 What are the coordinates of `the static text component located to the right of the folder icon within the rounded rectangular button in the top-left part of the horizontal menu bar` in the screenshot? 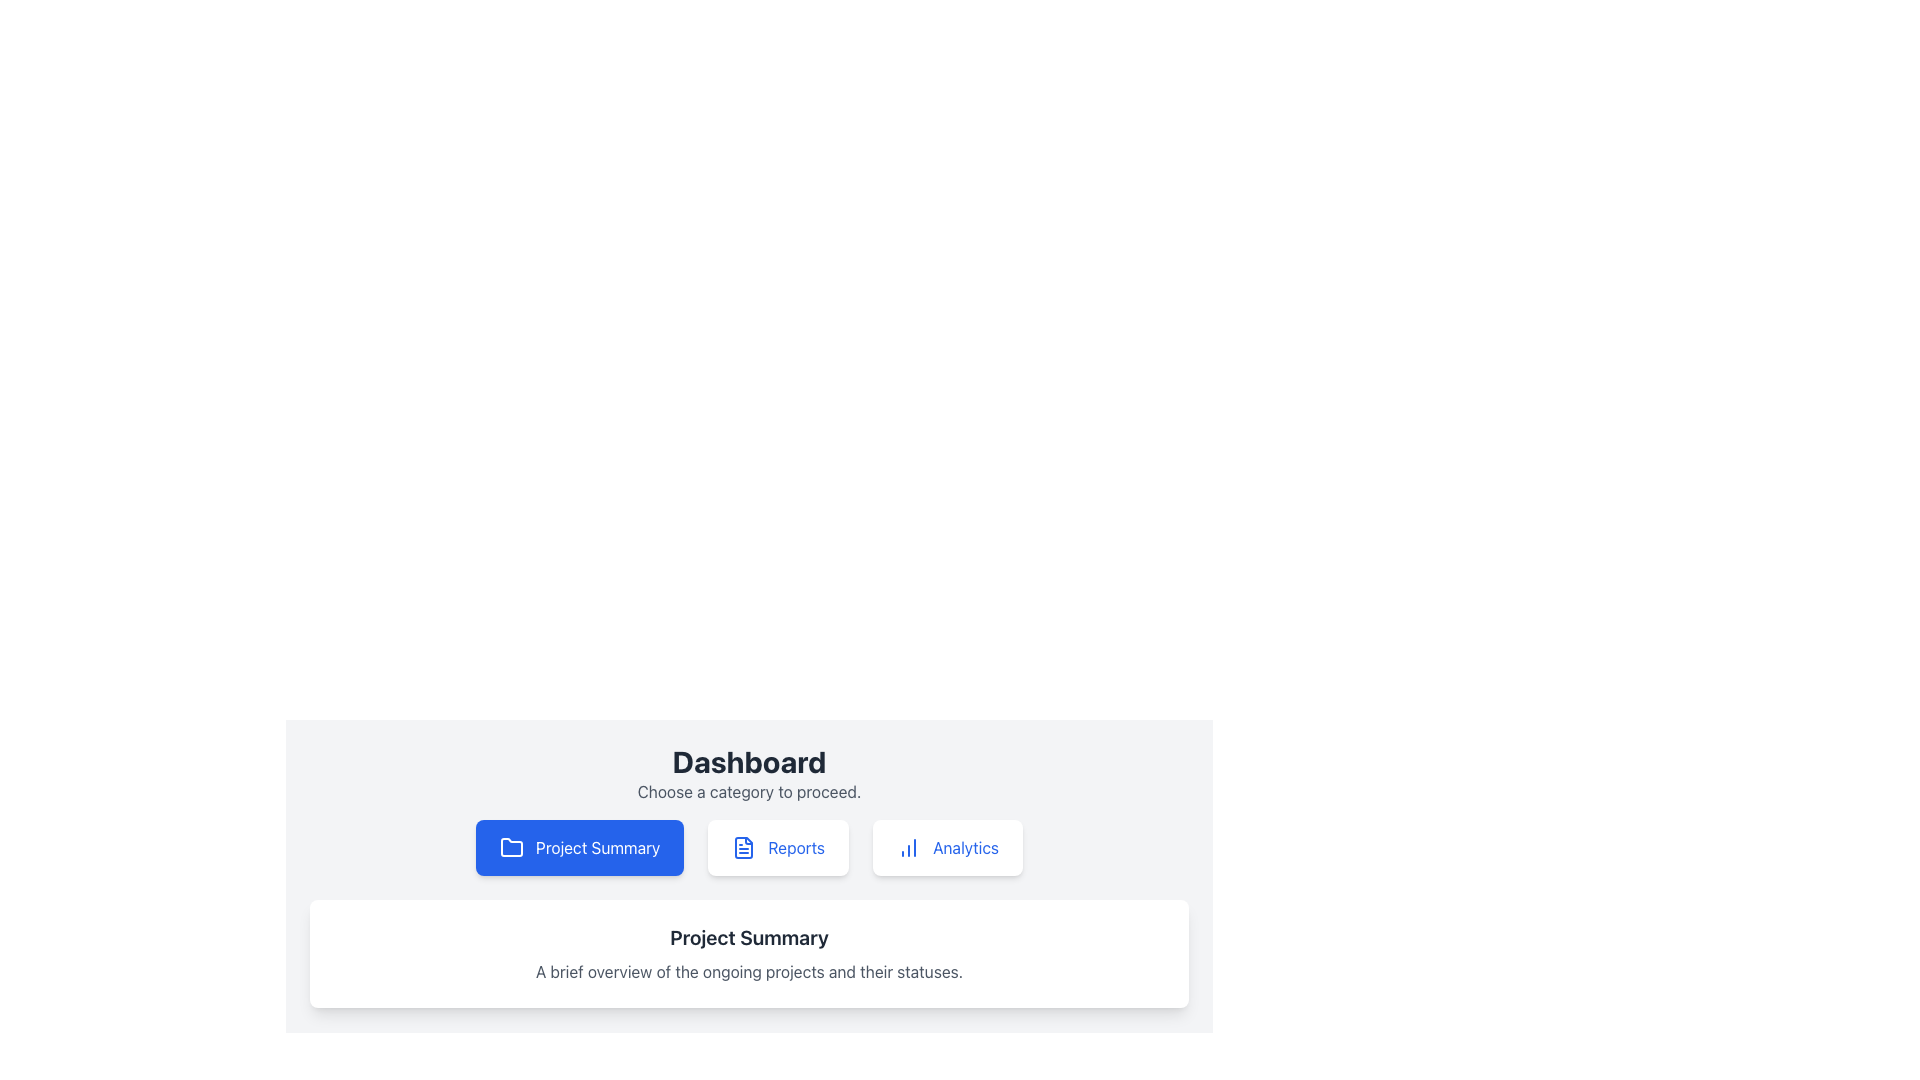 It's located at (597, 848).